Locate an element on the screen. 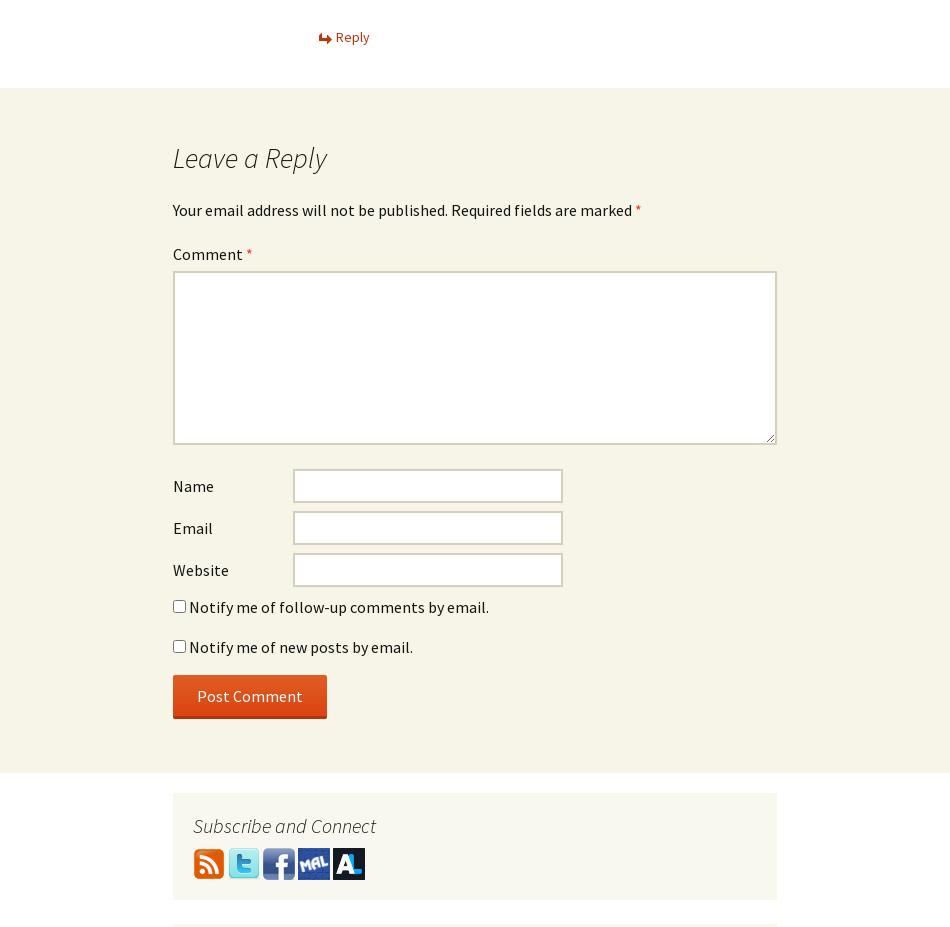 The image size is (950, 927). 'Name' is located at coordinates (193, 486).